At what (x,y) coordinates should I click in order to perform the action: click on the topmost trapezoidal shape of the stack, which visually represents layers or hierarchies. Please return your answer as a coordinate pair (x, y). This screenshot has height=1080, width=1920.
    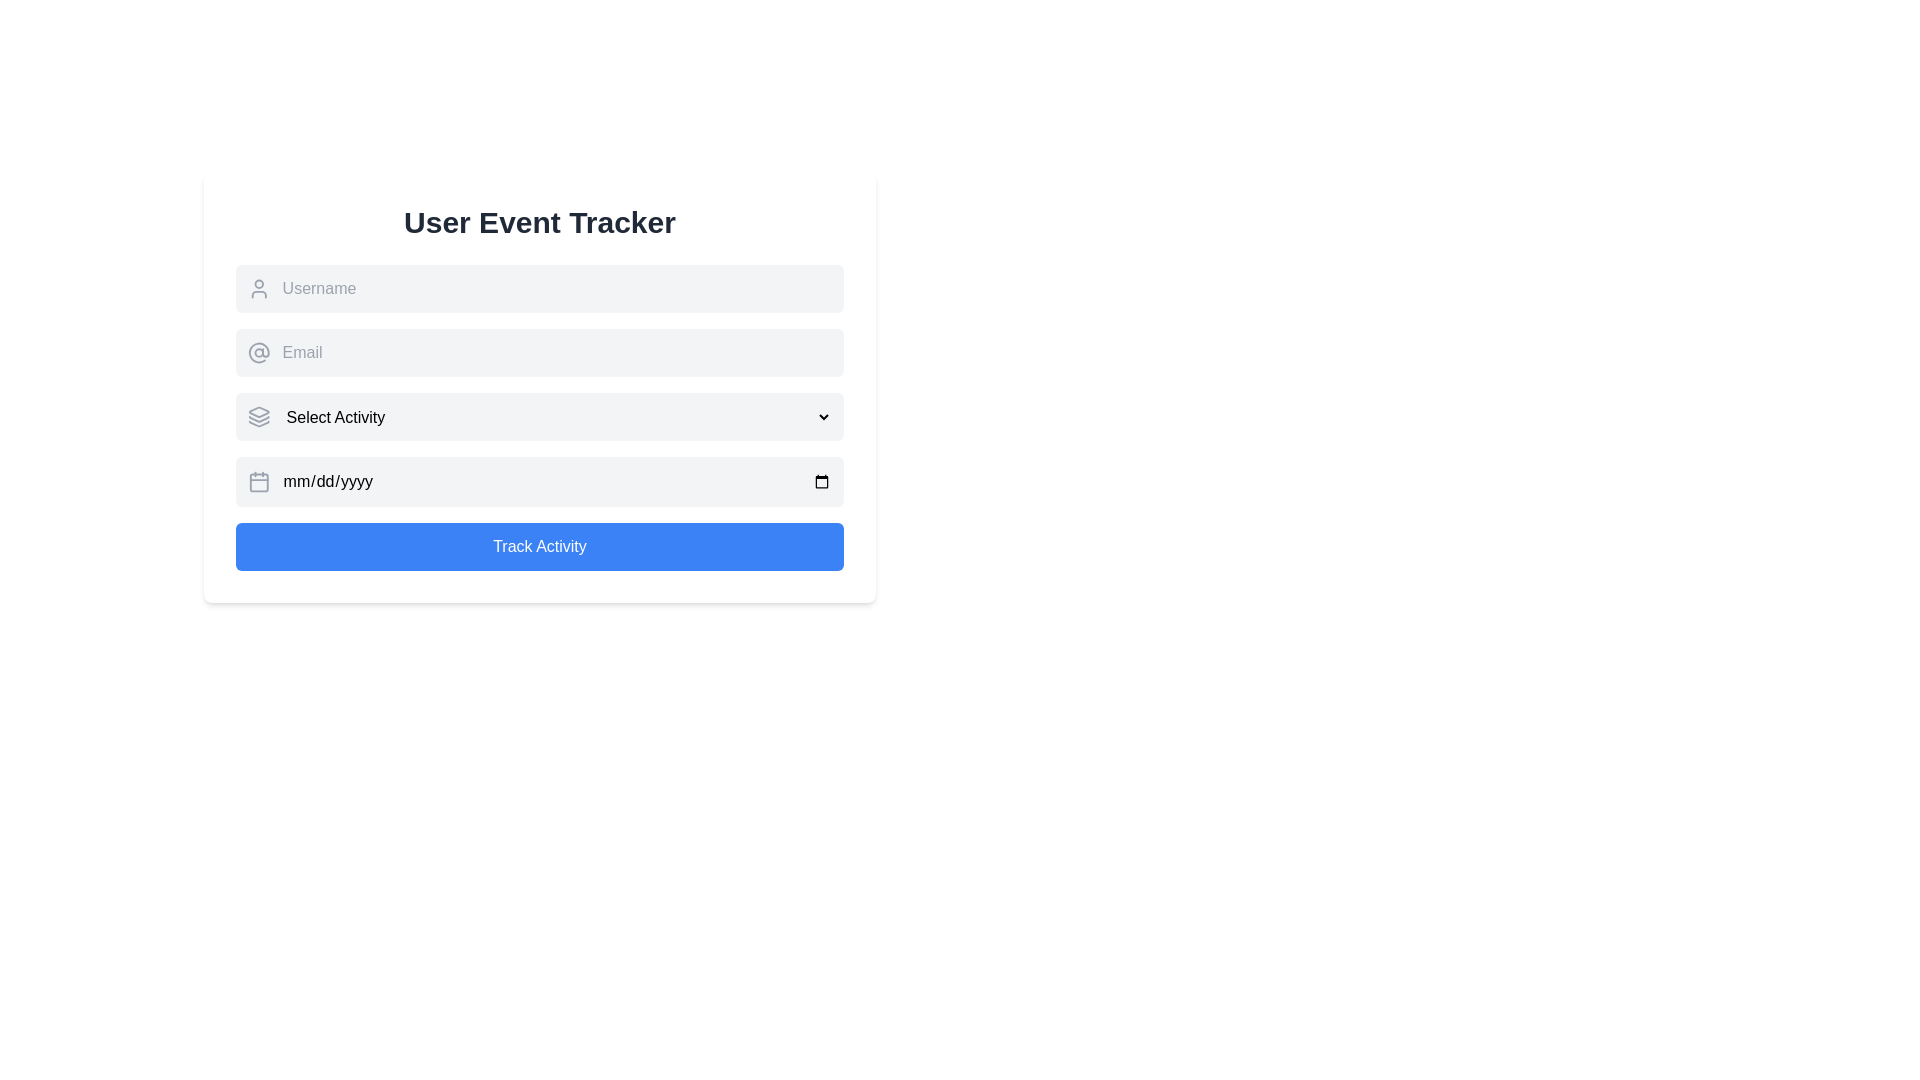
    Looking at the image, I should click on (258, 411).